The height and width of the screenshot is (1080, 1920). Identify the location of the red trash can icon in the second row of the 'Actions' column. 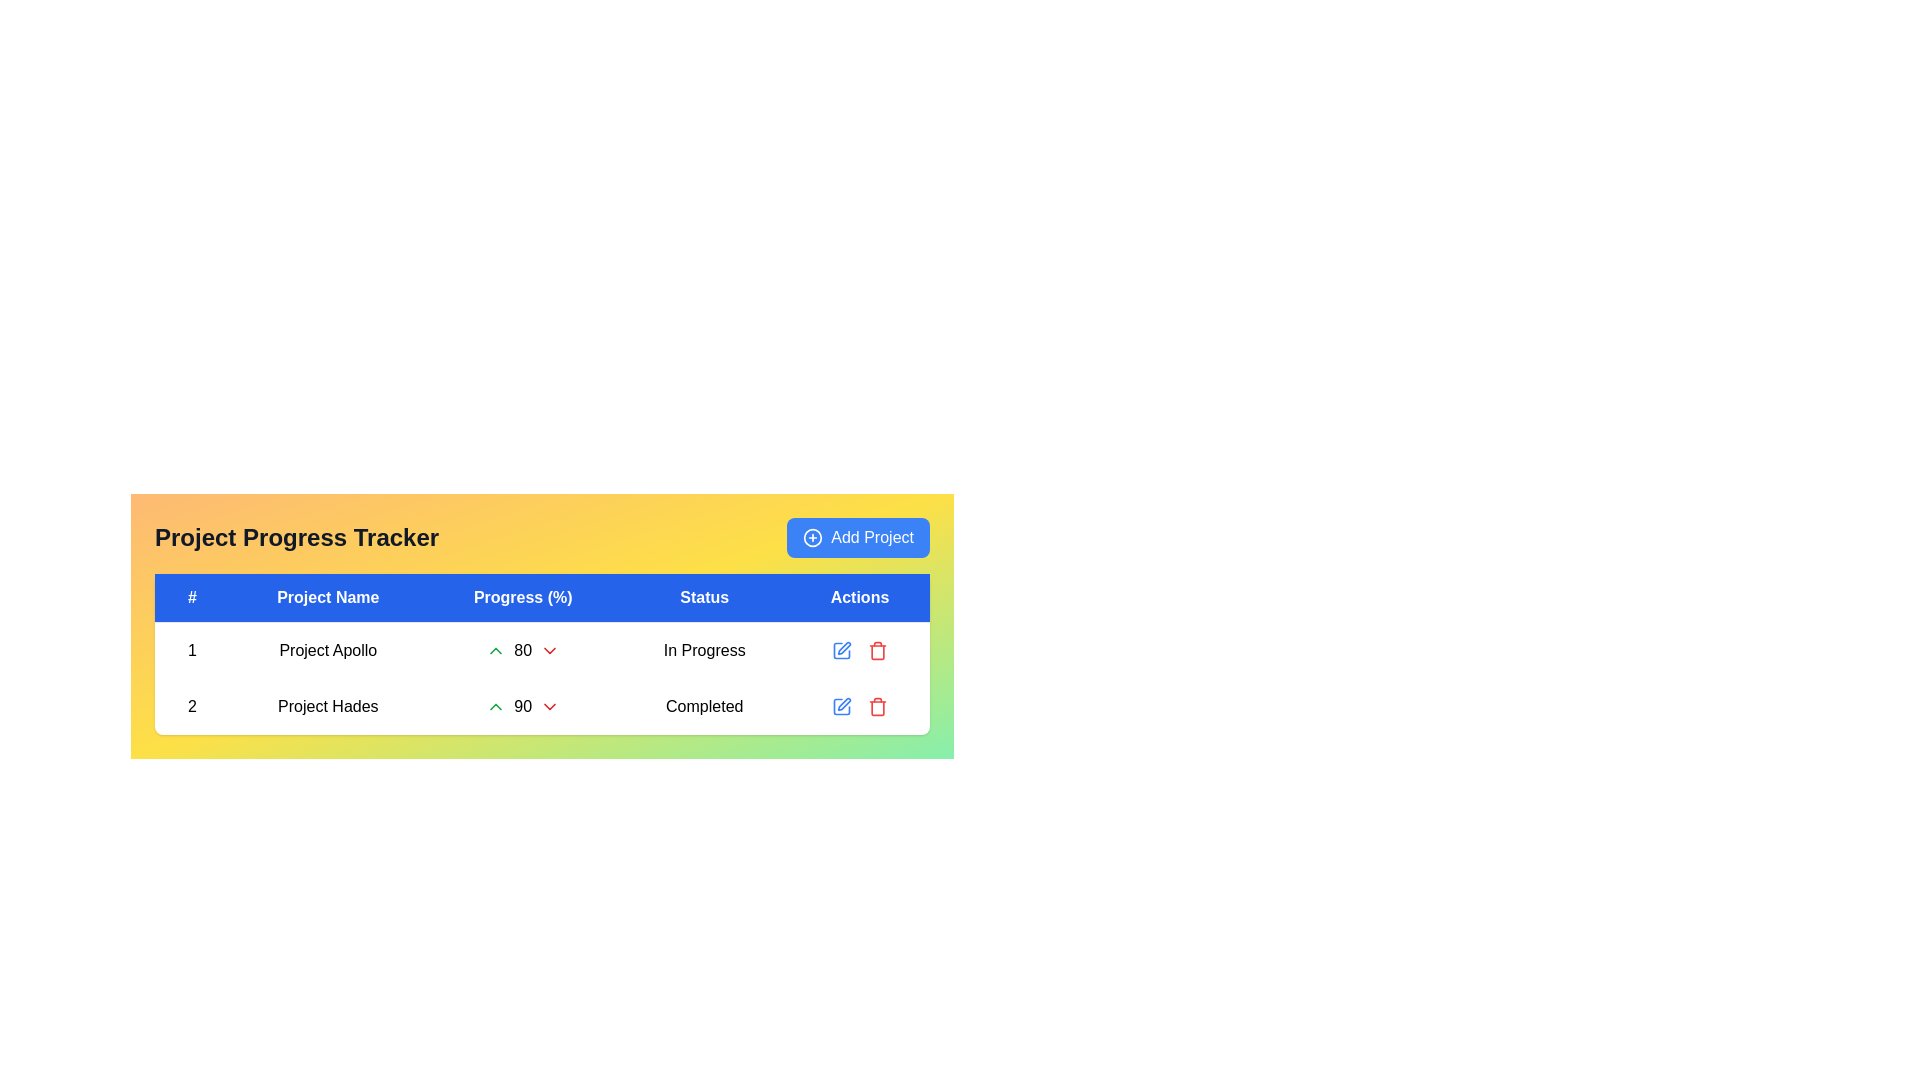
(878, 651).